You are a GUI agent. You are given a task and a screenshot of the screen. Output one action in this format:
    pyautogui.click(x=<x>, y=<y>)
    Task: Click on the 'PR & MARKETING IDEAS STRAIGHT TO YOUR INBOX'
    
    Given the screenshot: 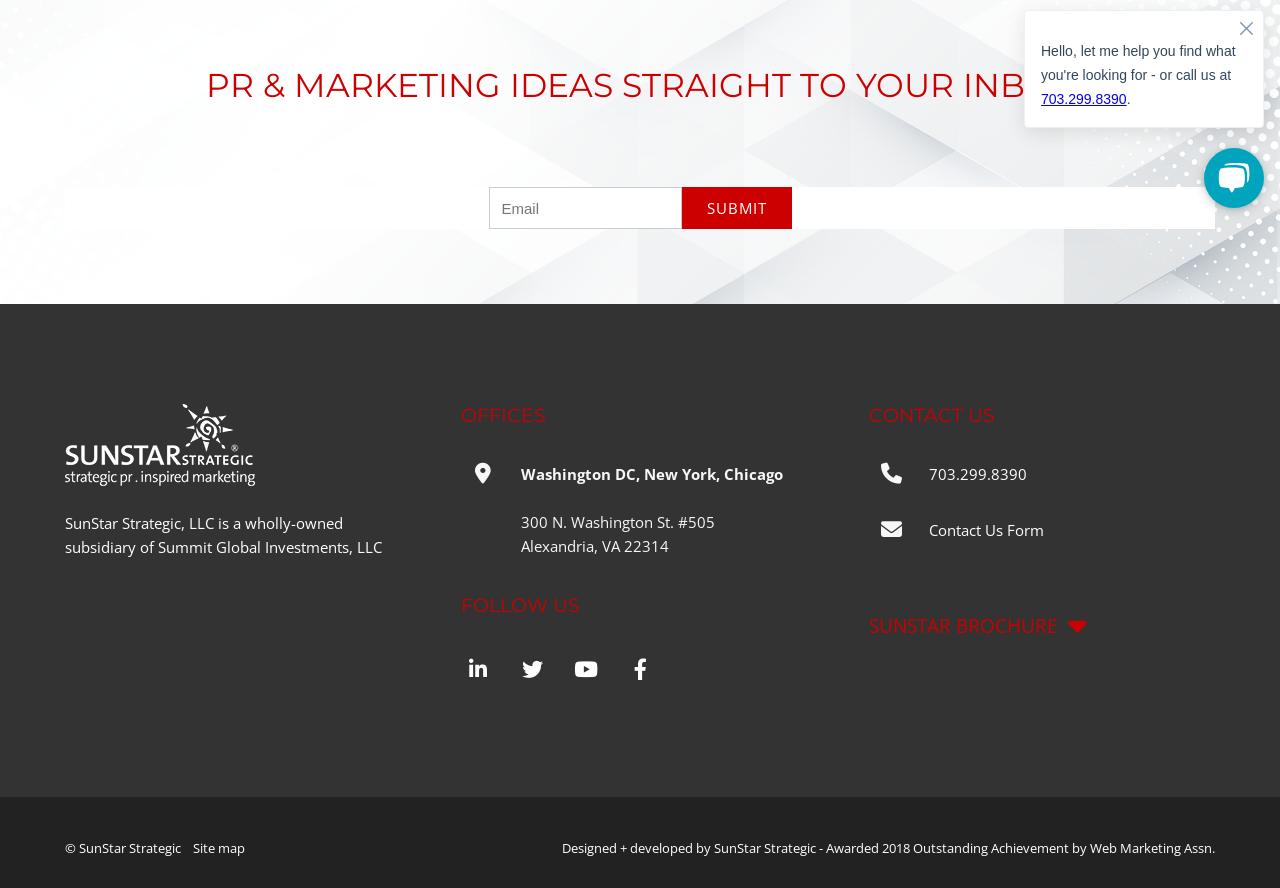 What is the action you would take?
    pyautogui.click(x=205, y=83)
    